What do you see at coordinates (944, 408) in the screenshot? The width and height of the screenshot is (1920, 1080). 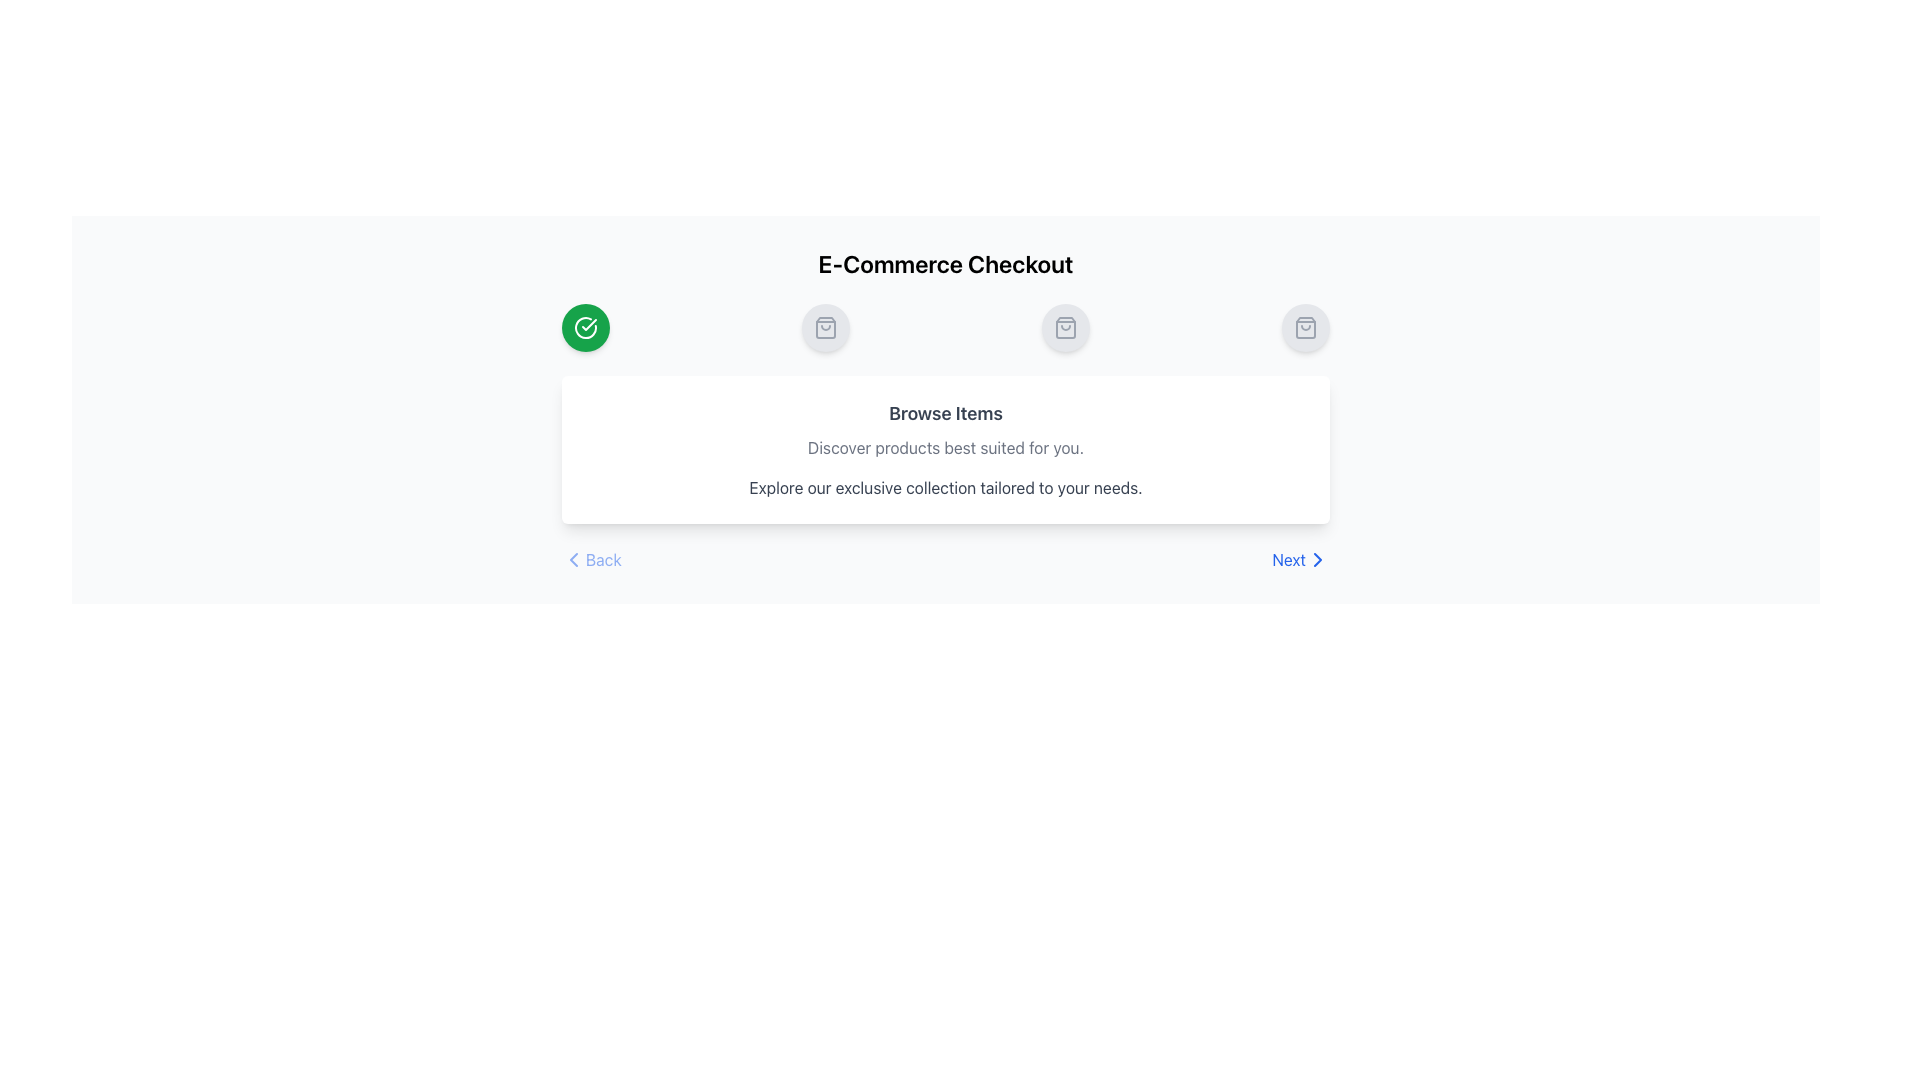 I see `the checkout panel titled 'E-Commerce Checkout' that contains a content box with the text 'Browse Items Discover products best suited for you.' and navigation controls 'Back' and 'Next'` at bounding box center [944, 408].